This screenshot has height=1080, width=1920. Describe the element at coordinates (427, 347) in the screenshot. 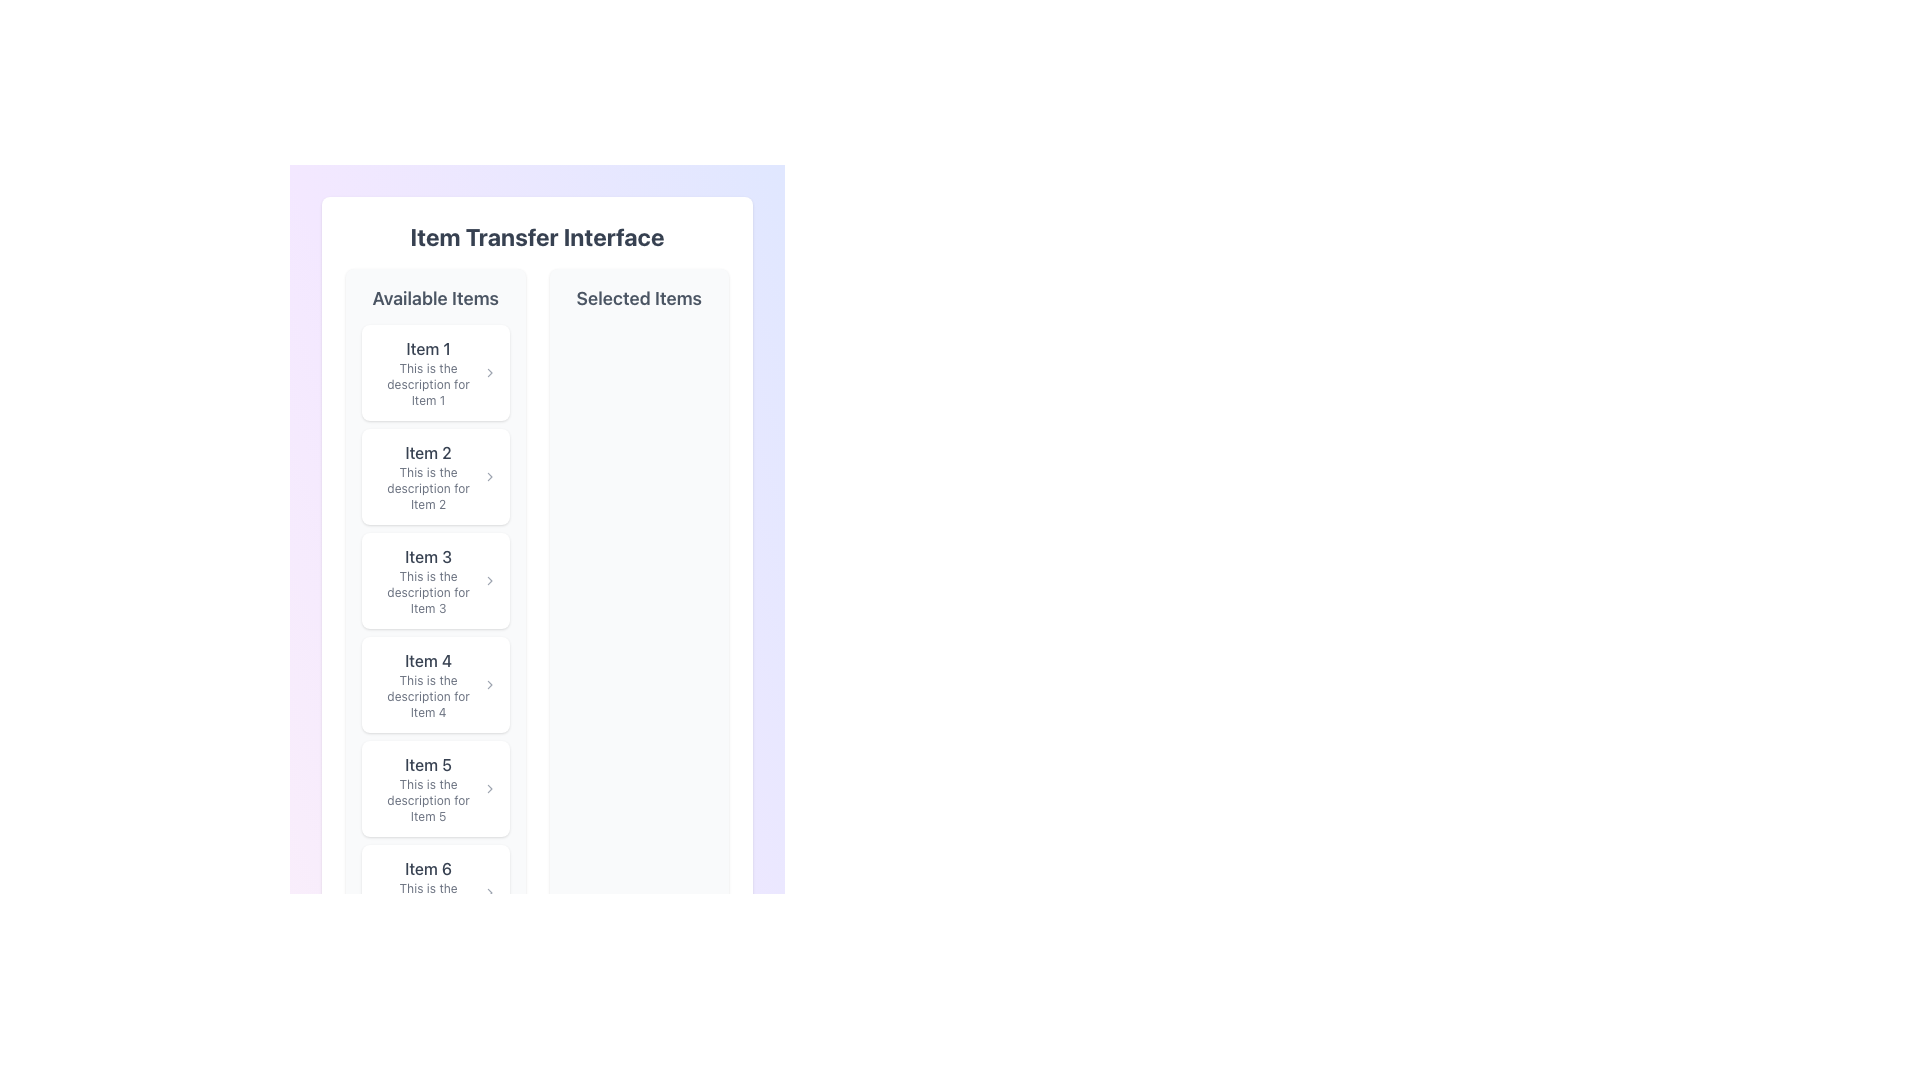

I see `the text label that reads 'Item 1'` at that location.